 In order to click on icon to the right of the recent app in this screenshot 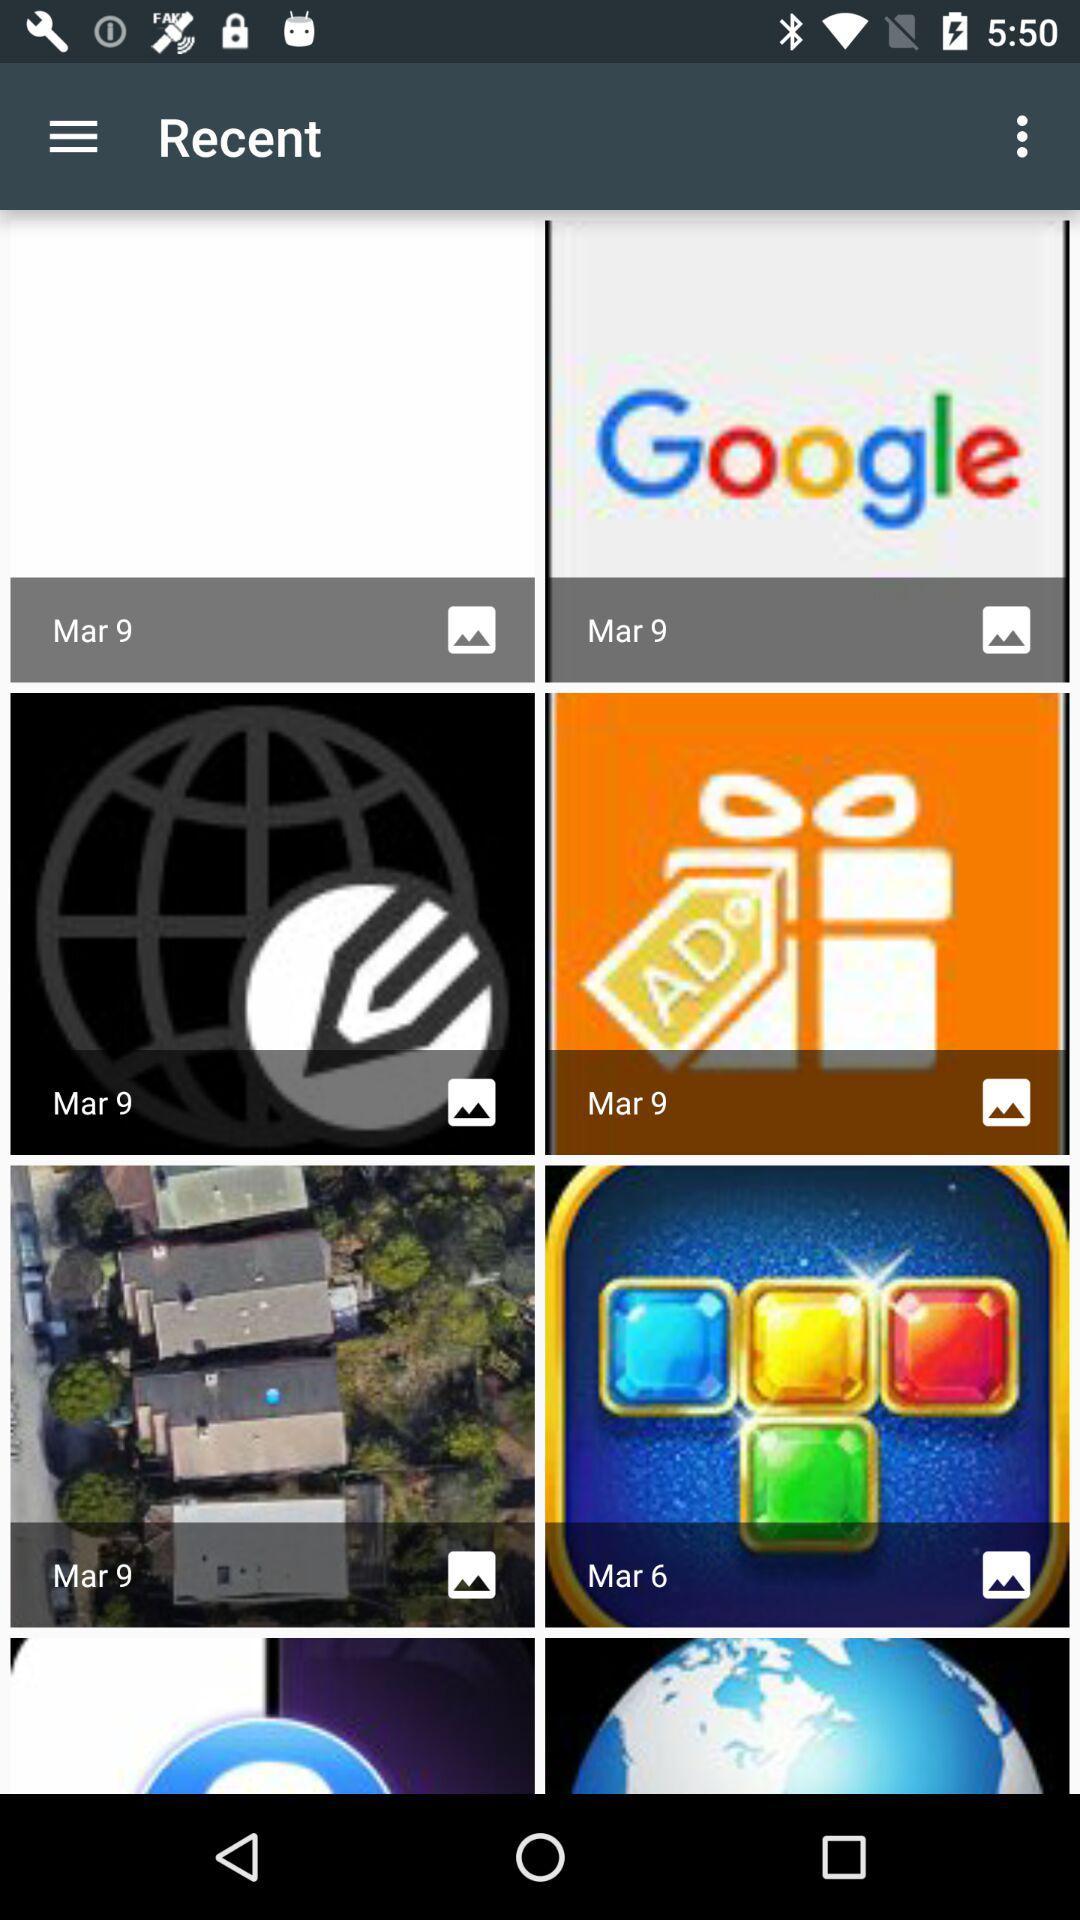, I will do `click(1027, 135)`.